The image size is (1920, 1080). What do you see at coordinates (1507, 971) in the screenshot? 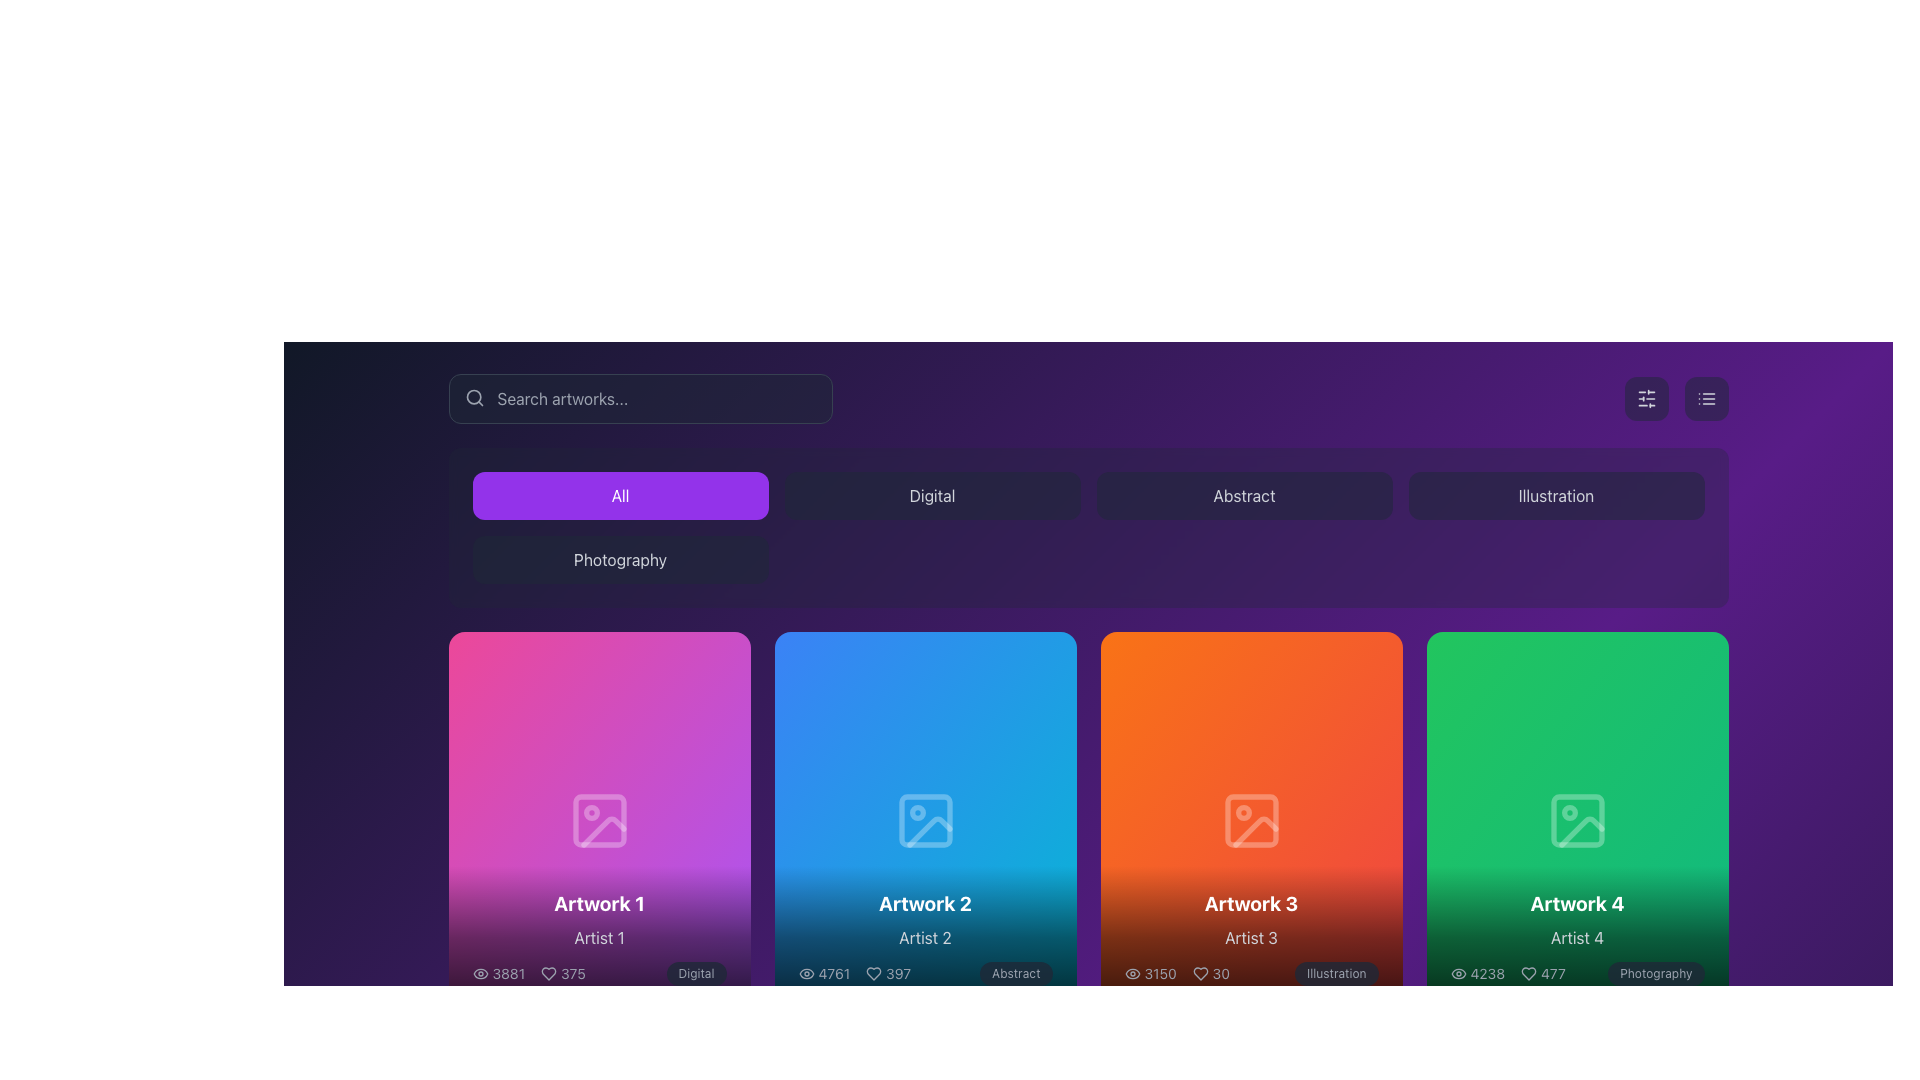
I see `the informational item displaying the statistics '4238' and '477' with eye and heart icons` at bounding box center [1507, 971].